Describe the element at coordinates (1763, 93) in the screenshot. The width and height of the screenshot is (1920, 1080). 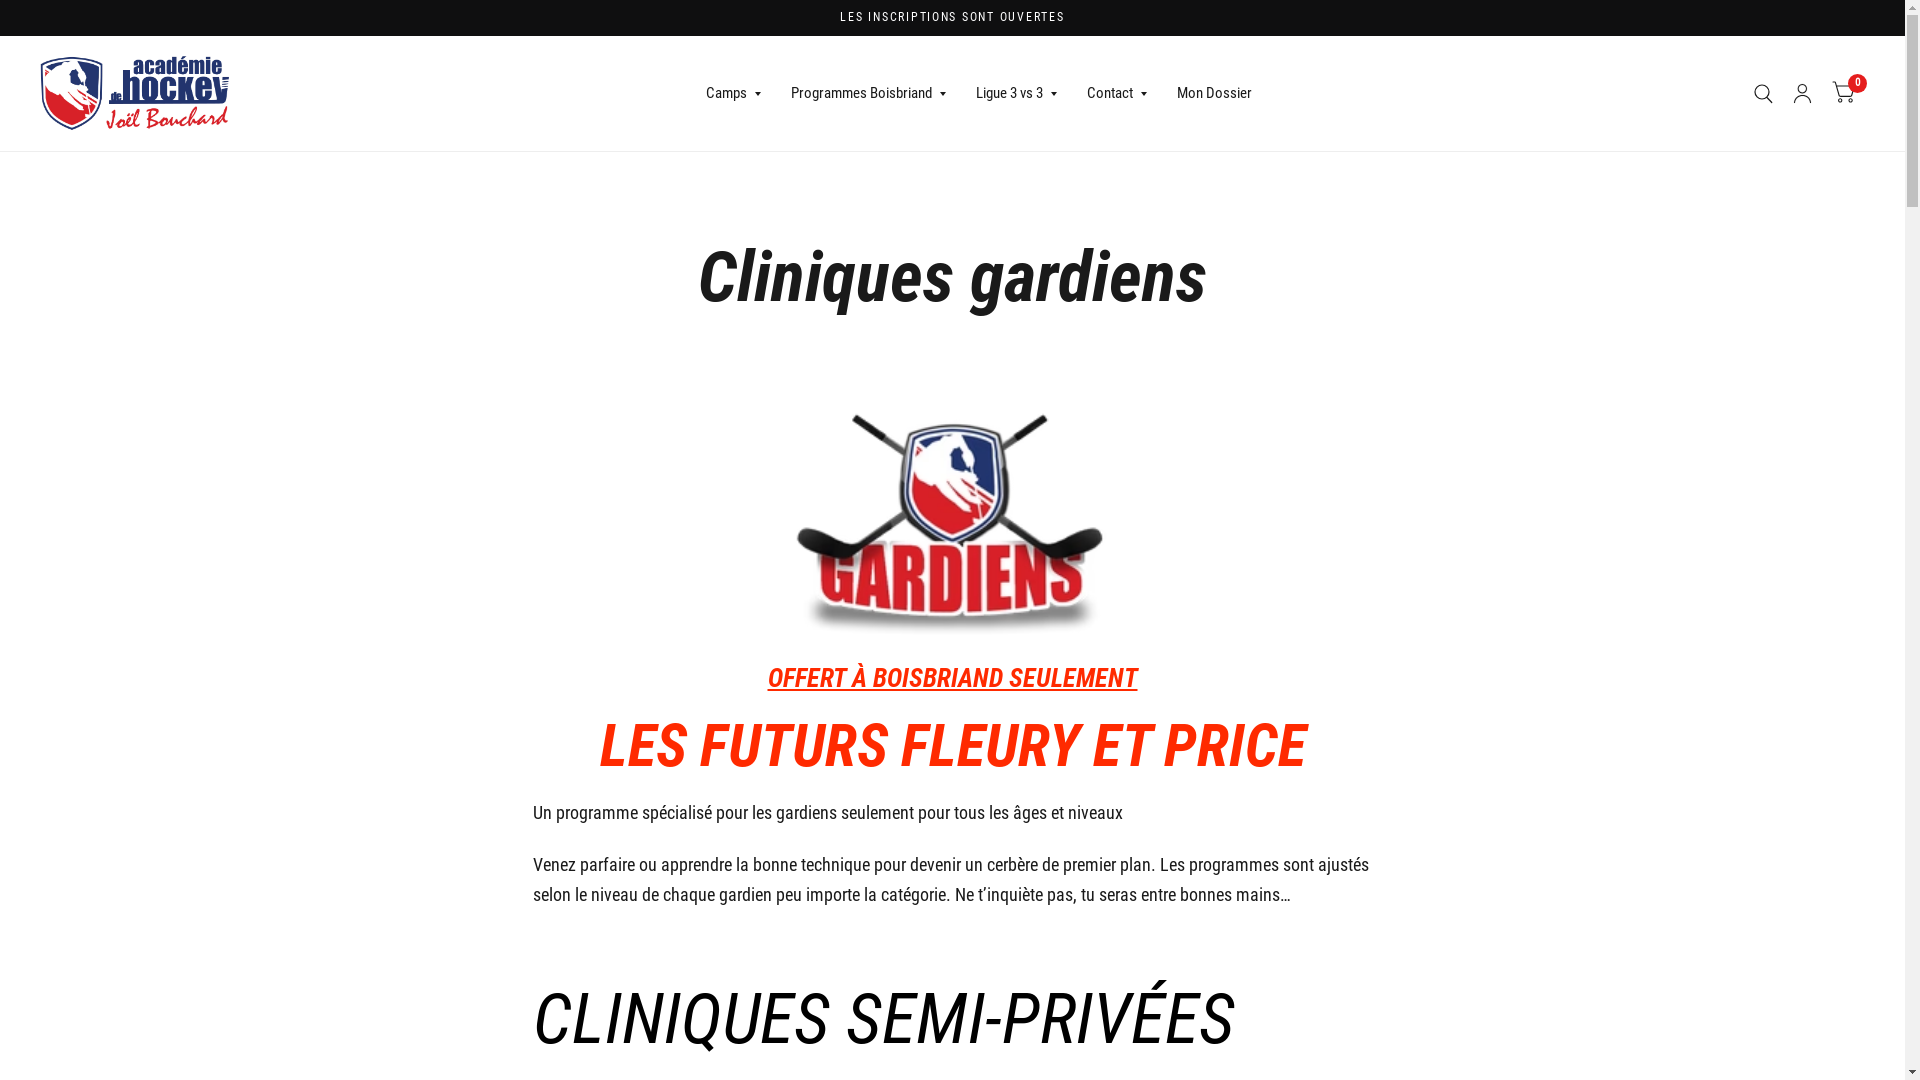
I see `'Recherche'` at that location.